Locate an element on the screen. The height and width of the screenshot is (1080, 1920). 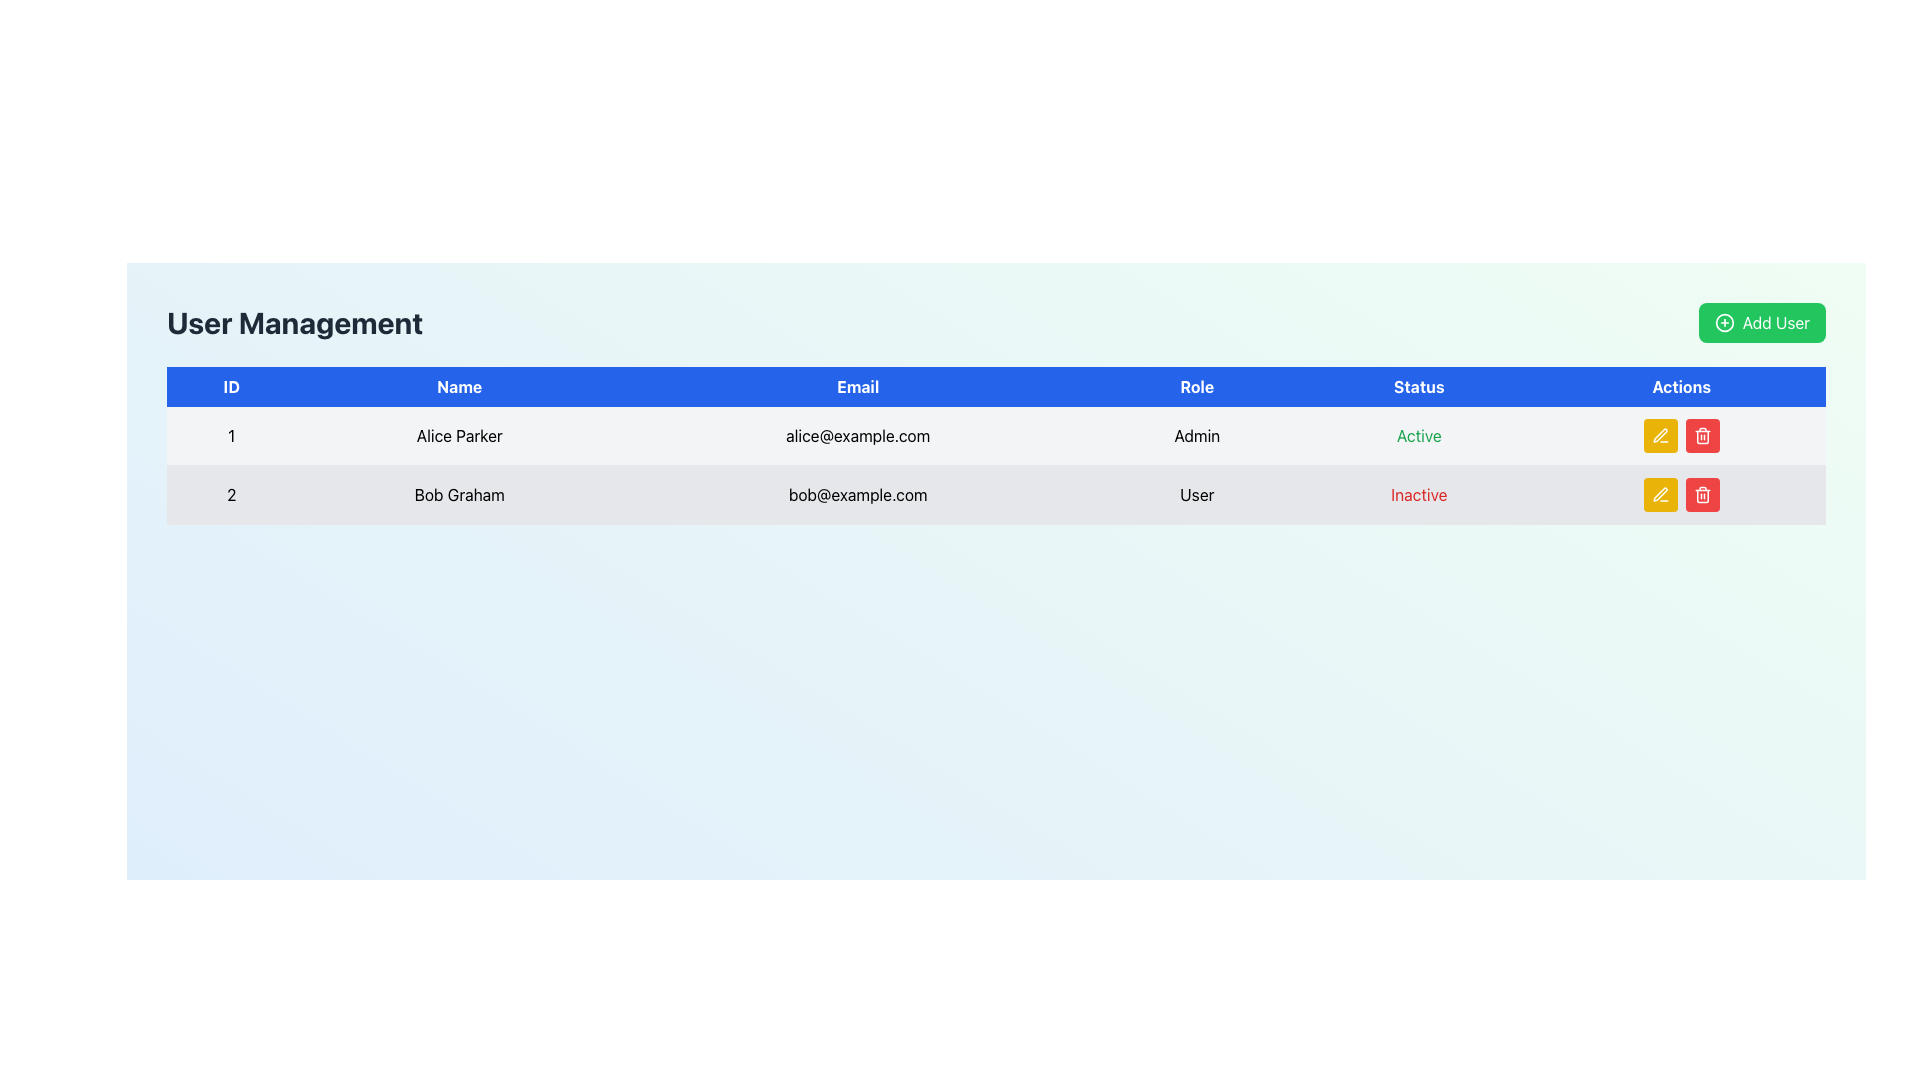
the text field displaying the email address 'alice@example.com' in the third column of the first row of the data table is located at coordinates (858, 435).